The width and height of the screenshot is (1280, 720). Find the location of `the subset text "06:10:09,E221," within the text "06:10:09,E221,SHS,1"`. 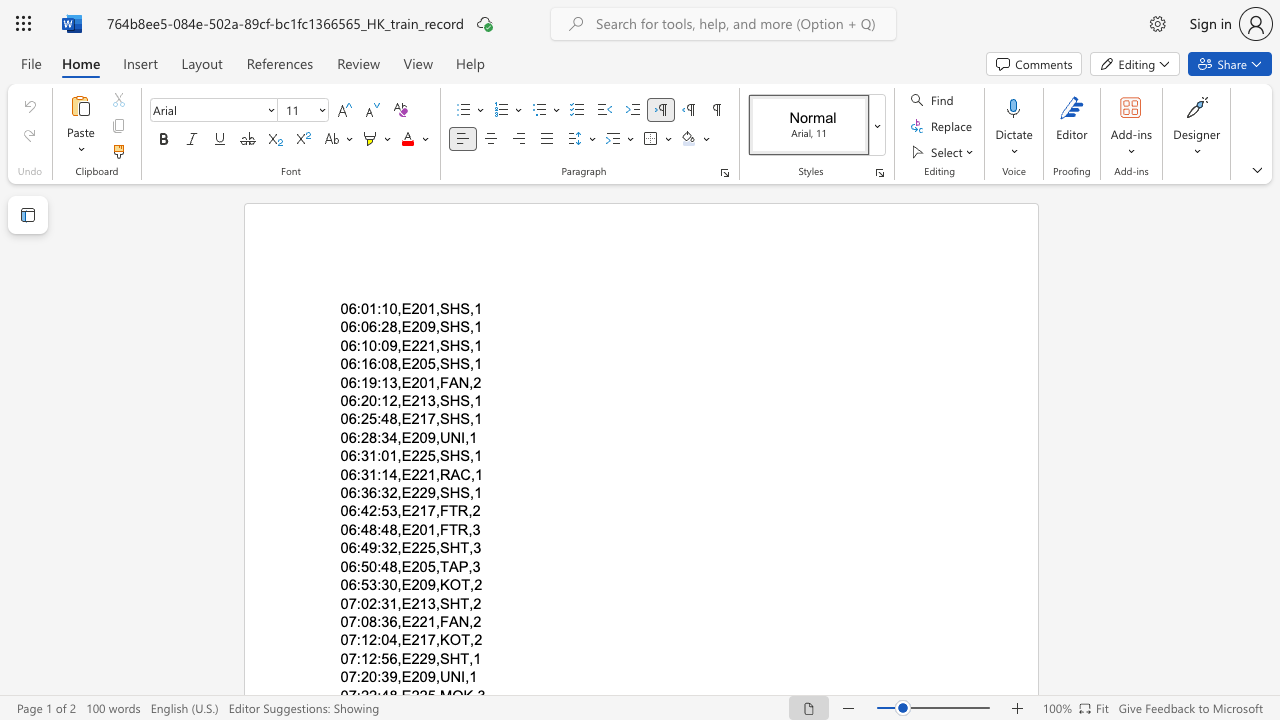

the subset text "06:10:09,E221," within the text "06:10:09,E221,SHS,1" is located at coordinates (340, 344).